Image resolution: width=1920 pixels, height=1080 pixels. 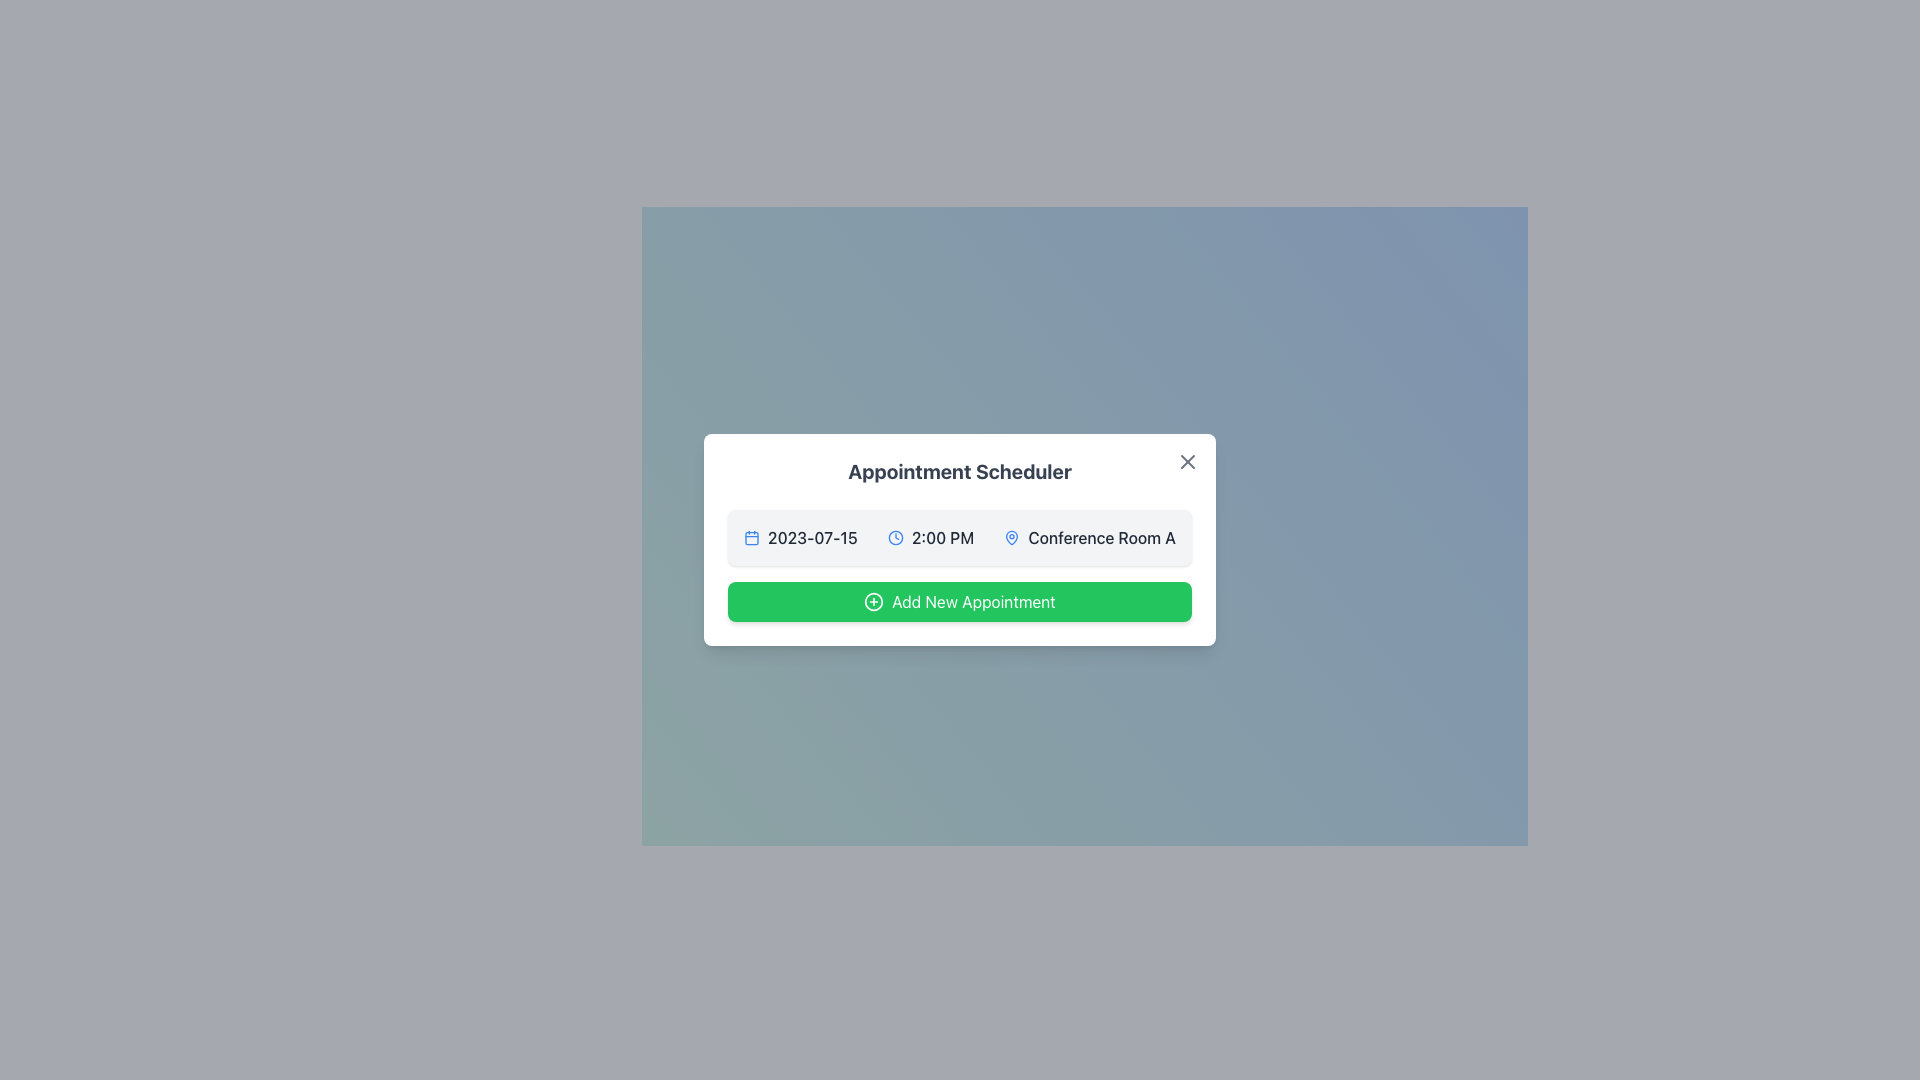 I want to click on the text label indicating the scheduled time for an appointment in the scheduler modal, so click(x=942, y=536).